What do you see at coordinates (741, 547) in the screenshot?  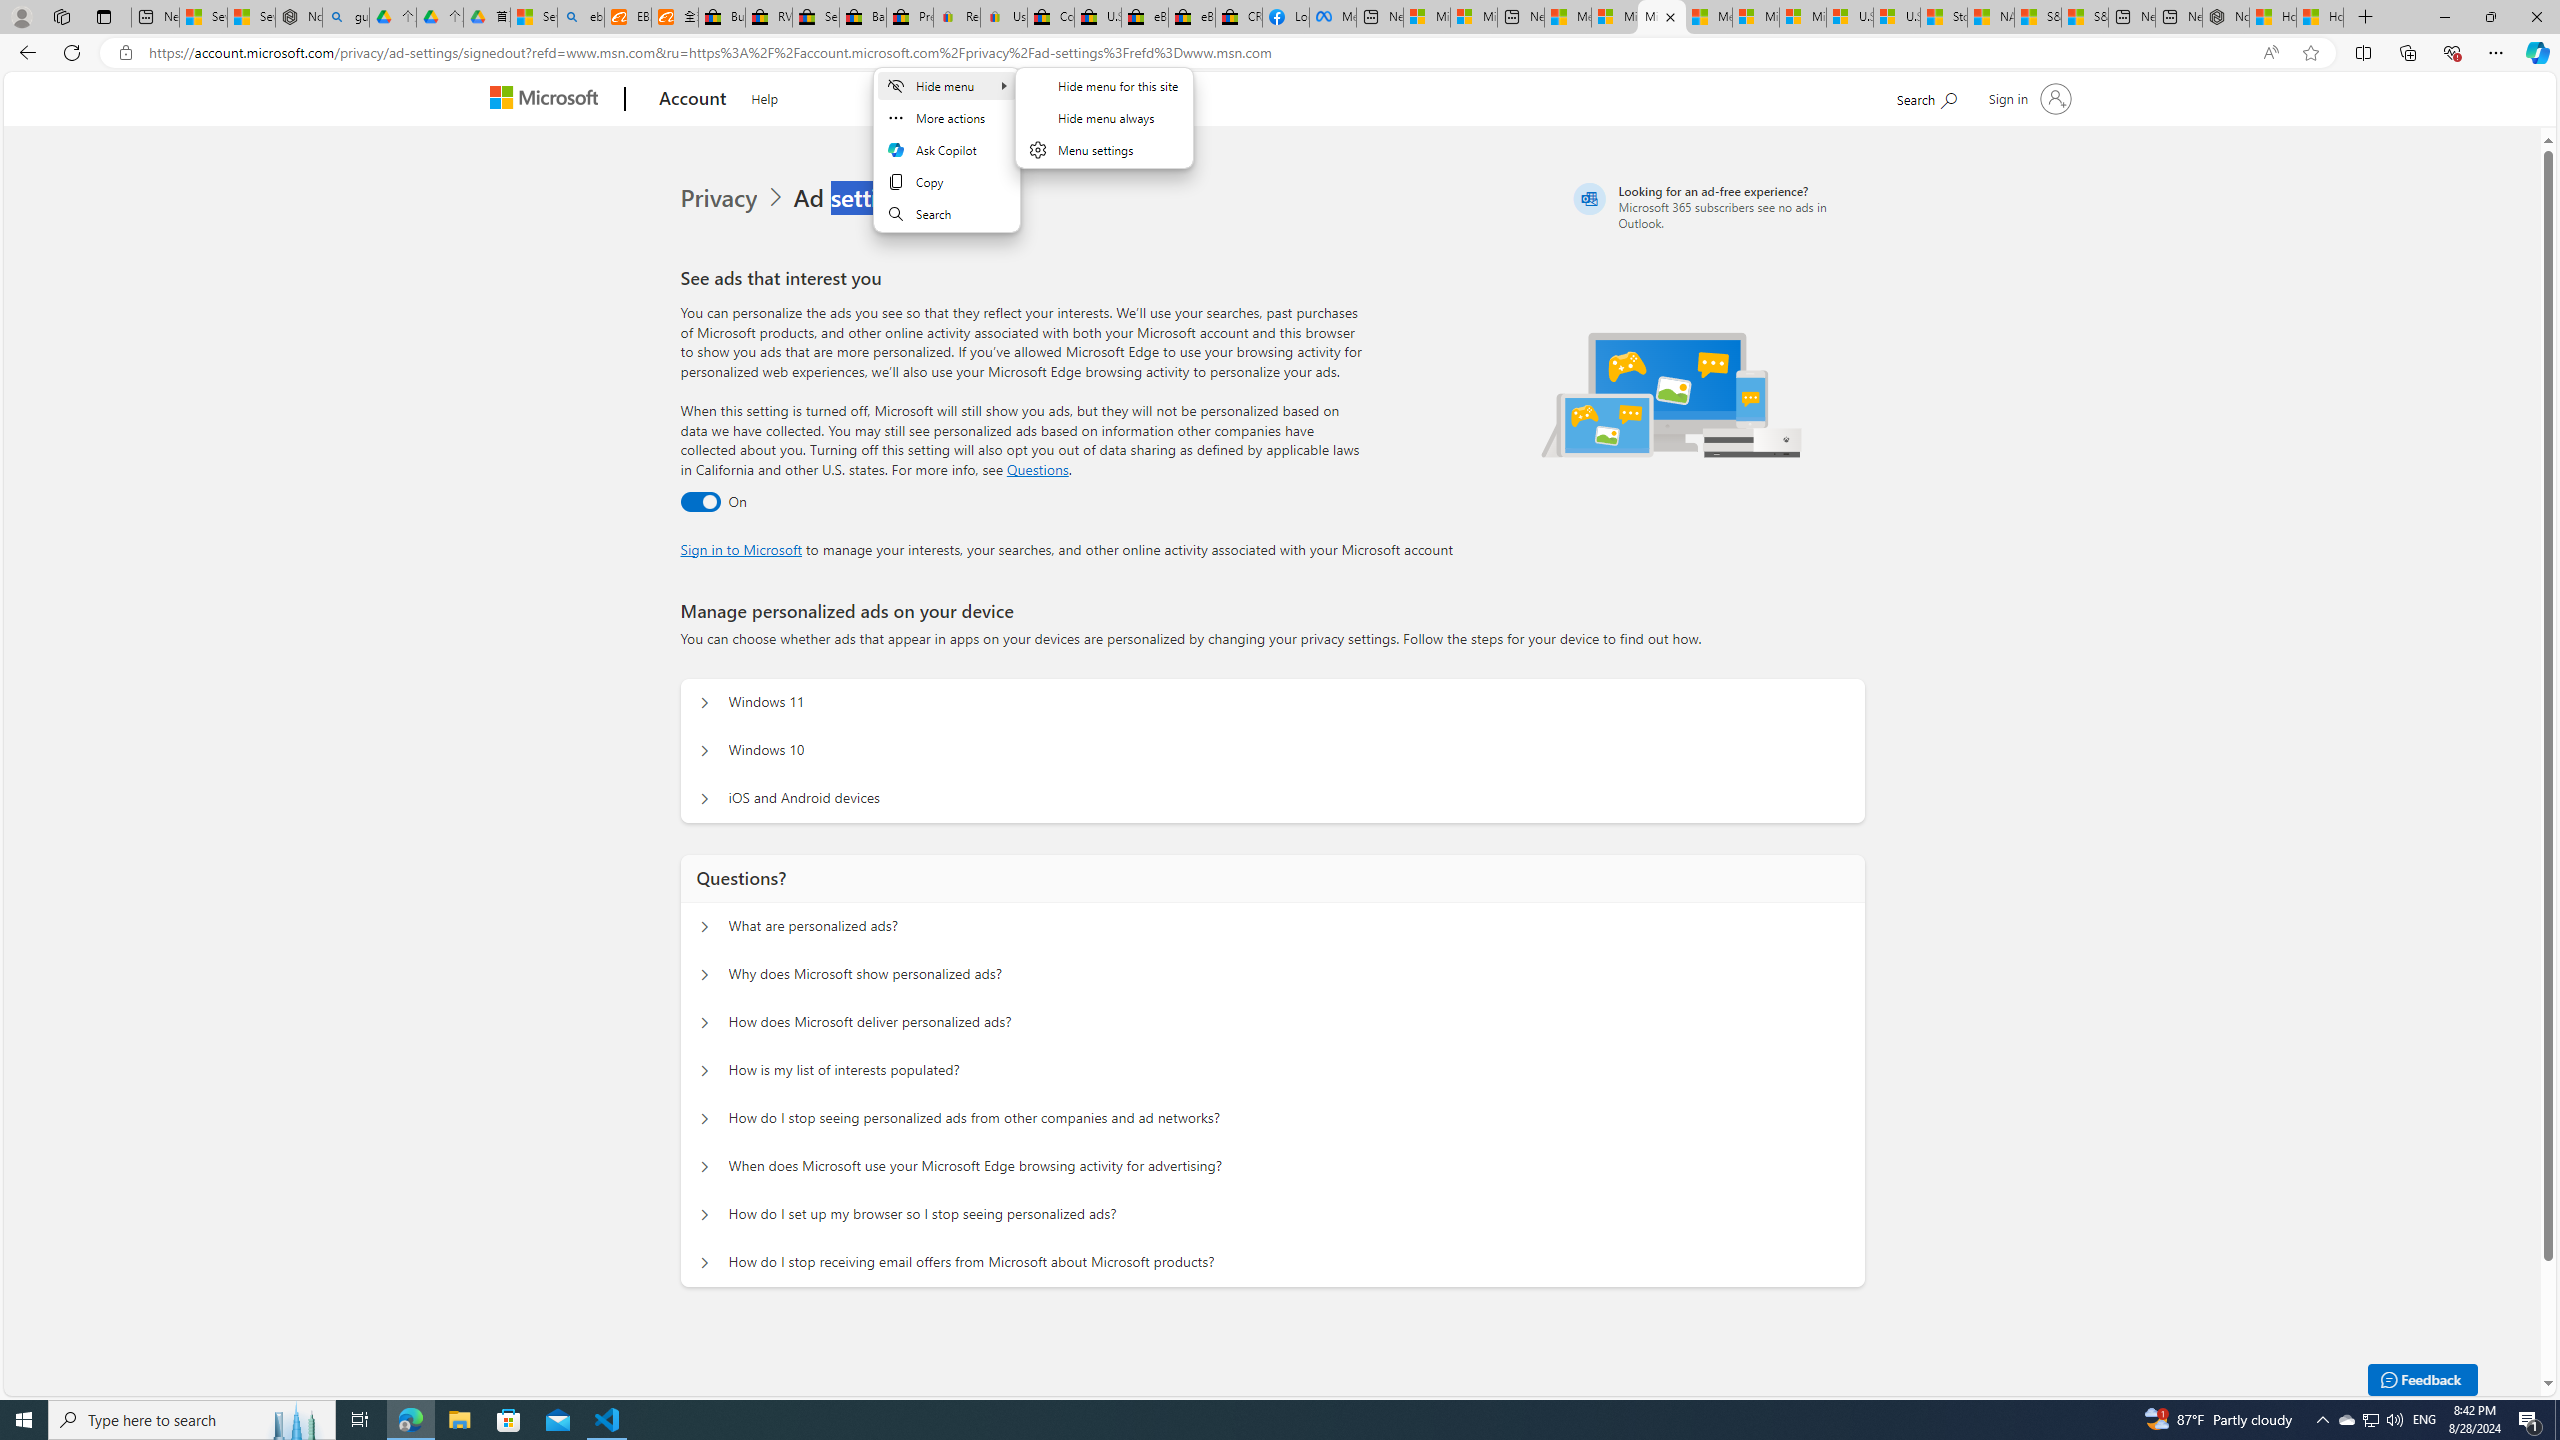 I see `'Sign in to Microsoft'` at bounding box center [741, 547].